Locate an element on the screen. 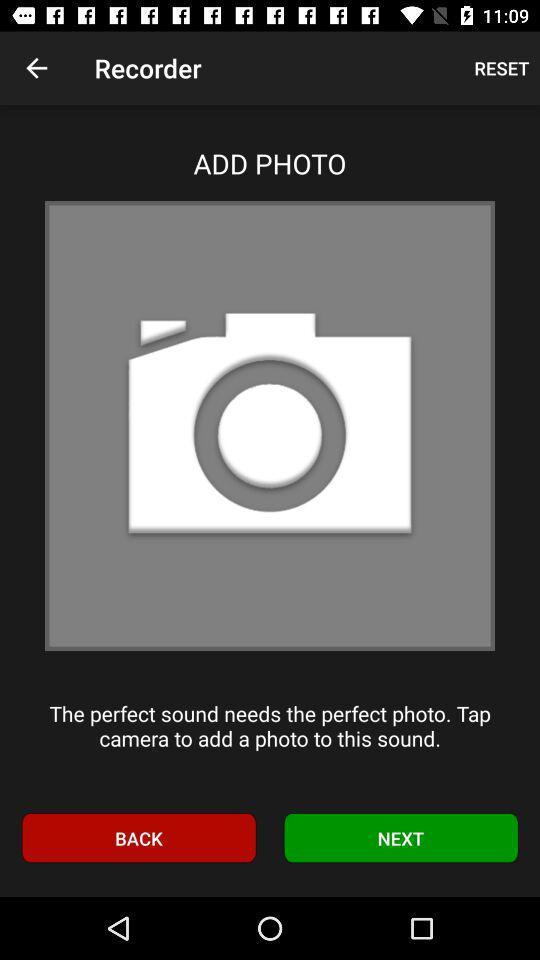 This screenshot has height=960, width=540. next icon is located at coordinates (401, 838).